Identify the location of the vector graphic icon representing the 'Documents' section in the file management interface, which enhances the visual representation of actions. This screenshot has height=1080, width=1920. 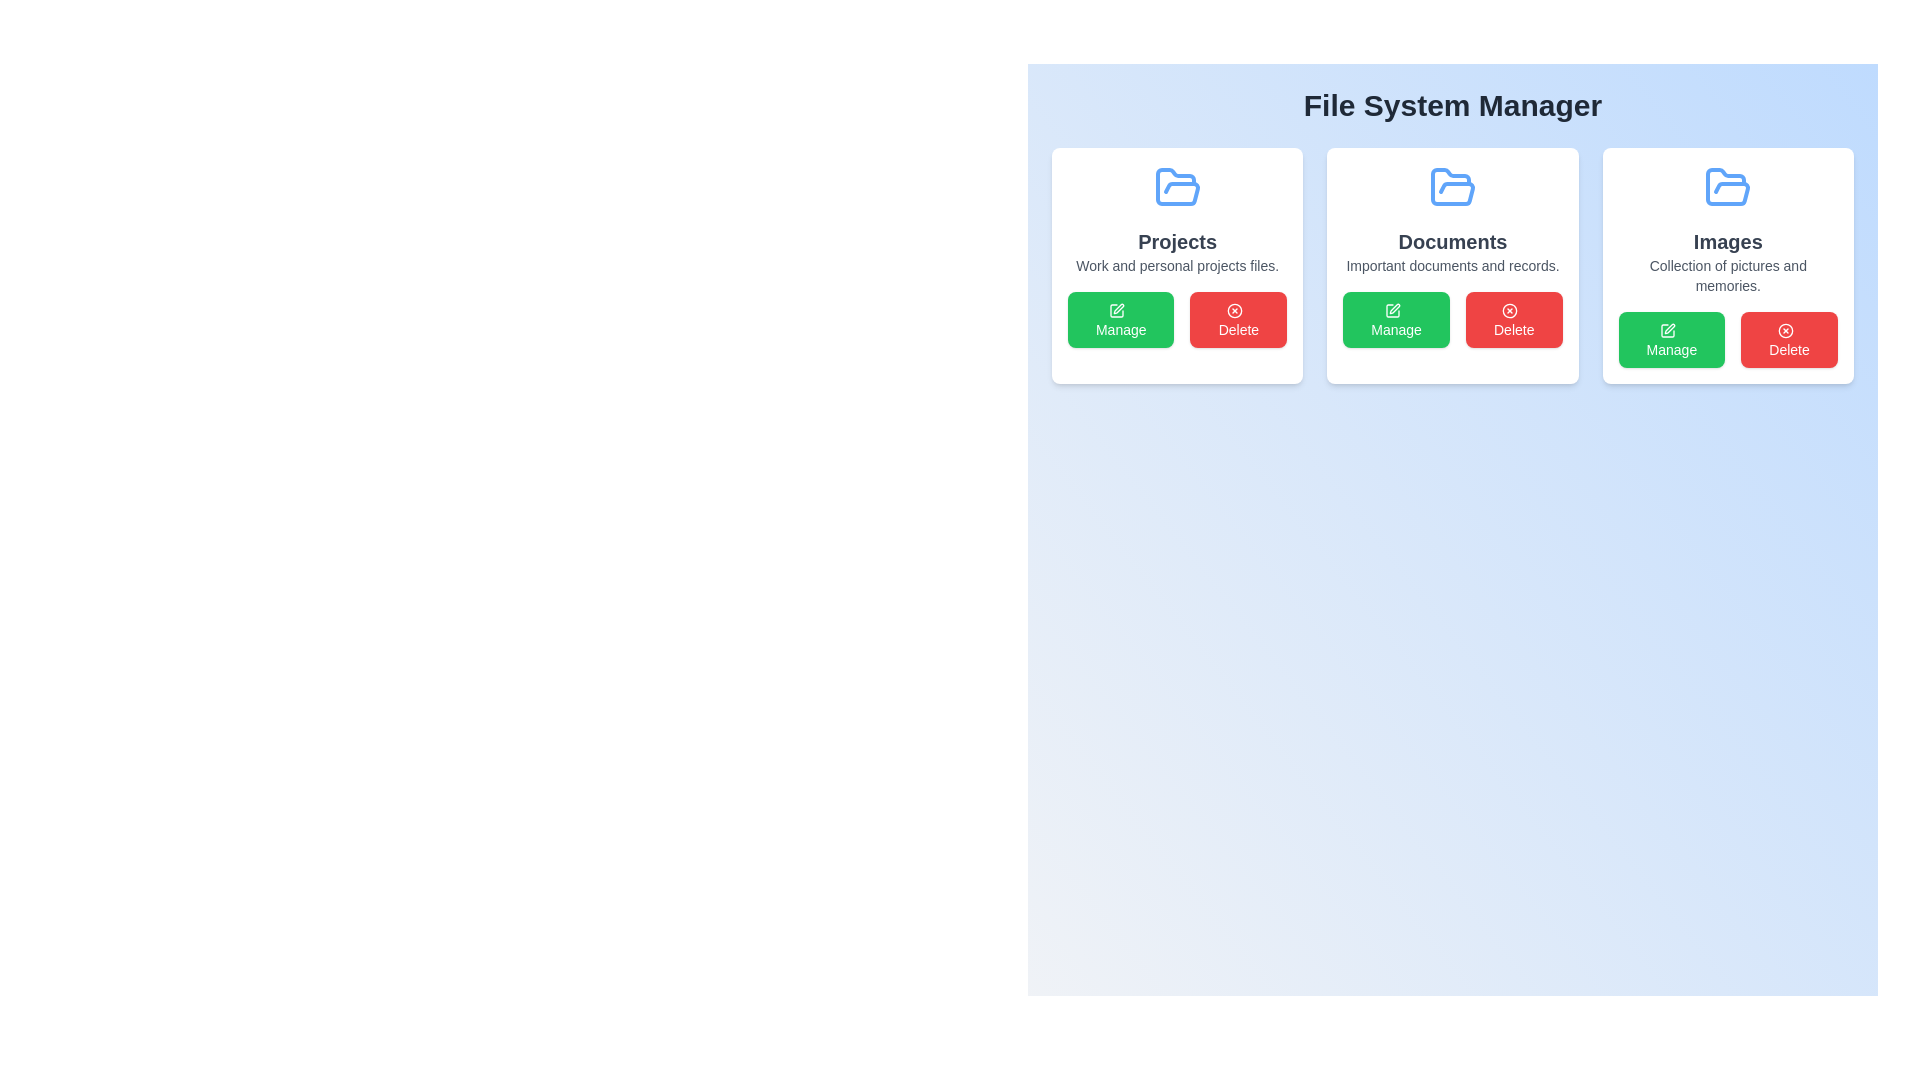
(1391, 311).